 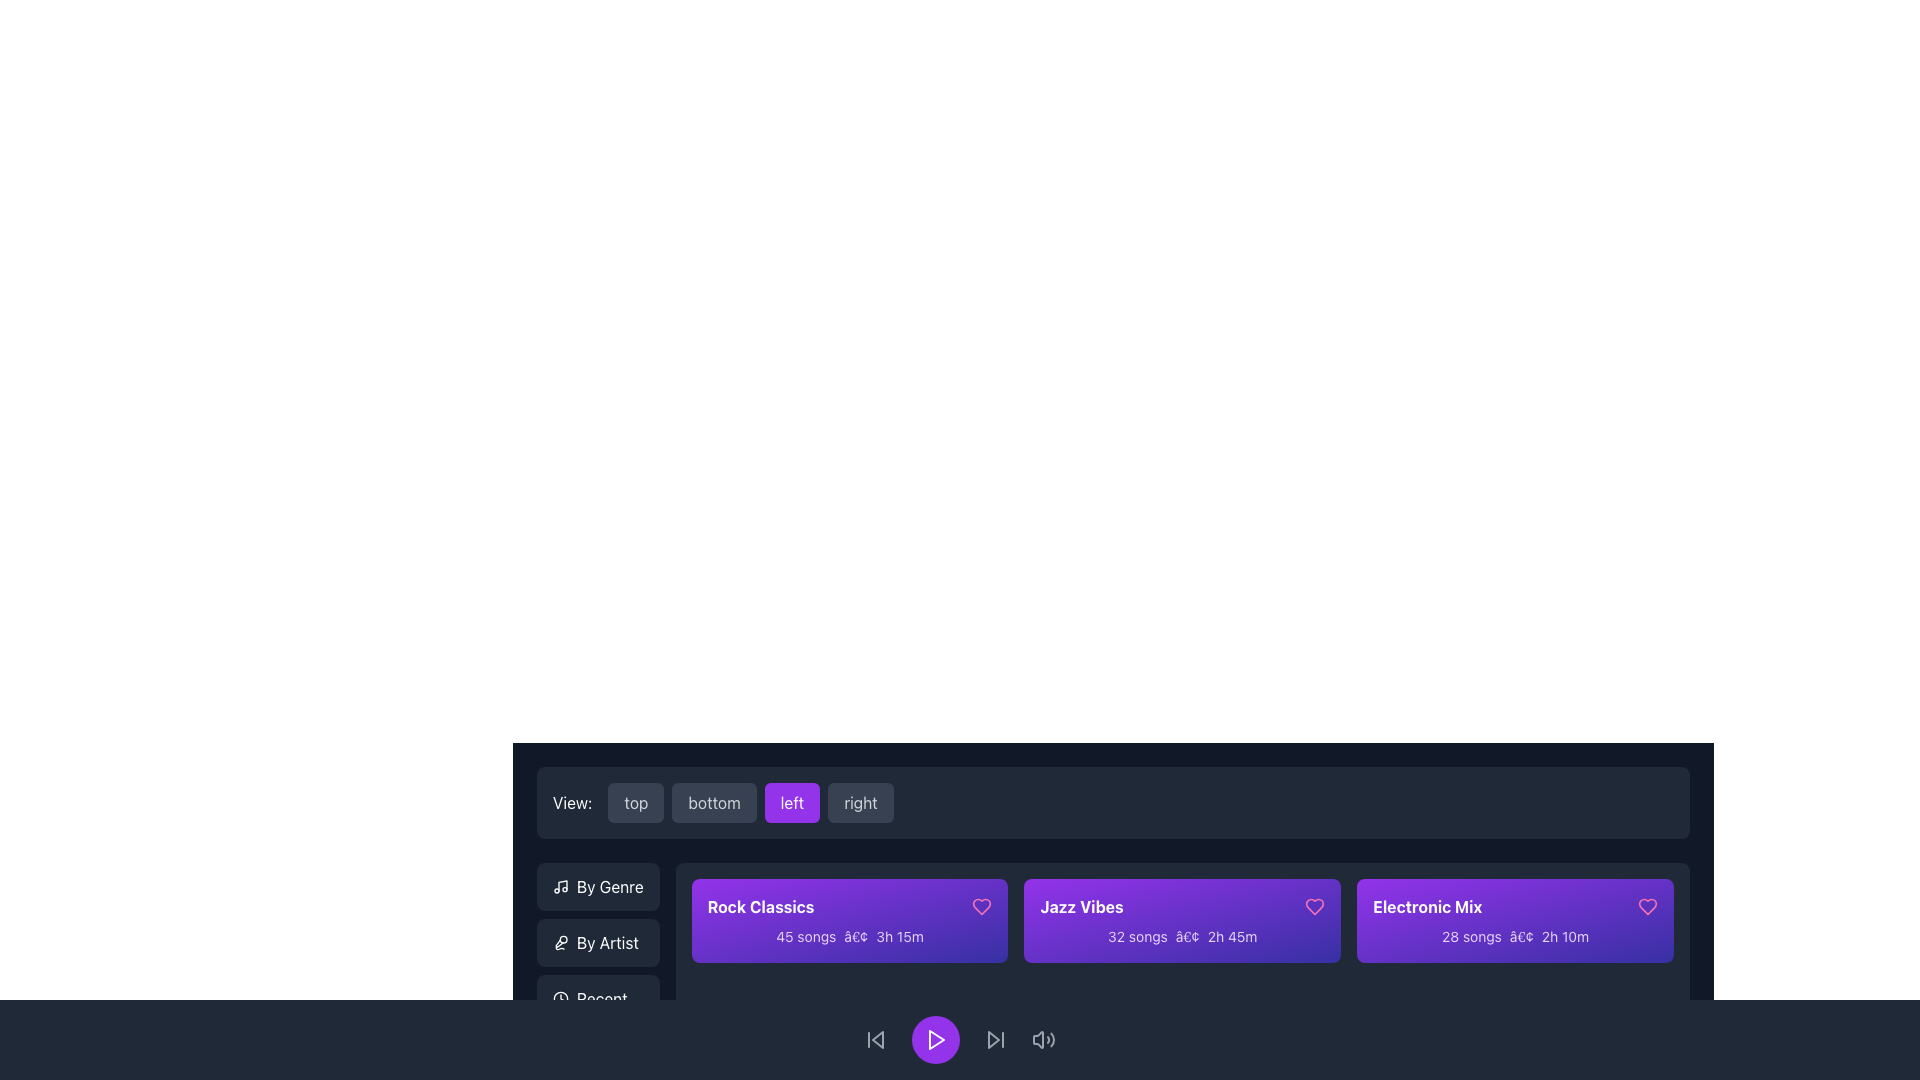 I want to click on the heart-shaped icon in pink color located in the upper-right area of the 'Jazz Vibes' card to like or unlike the item, so click(x=1315, y=906).